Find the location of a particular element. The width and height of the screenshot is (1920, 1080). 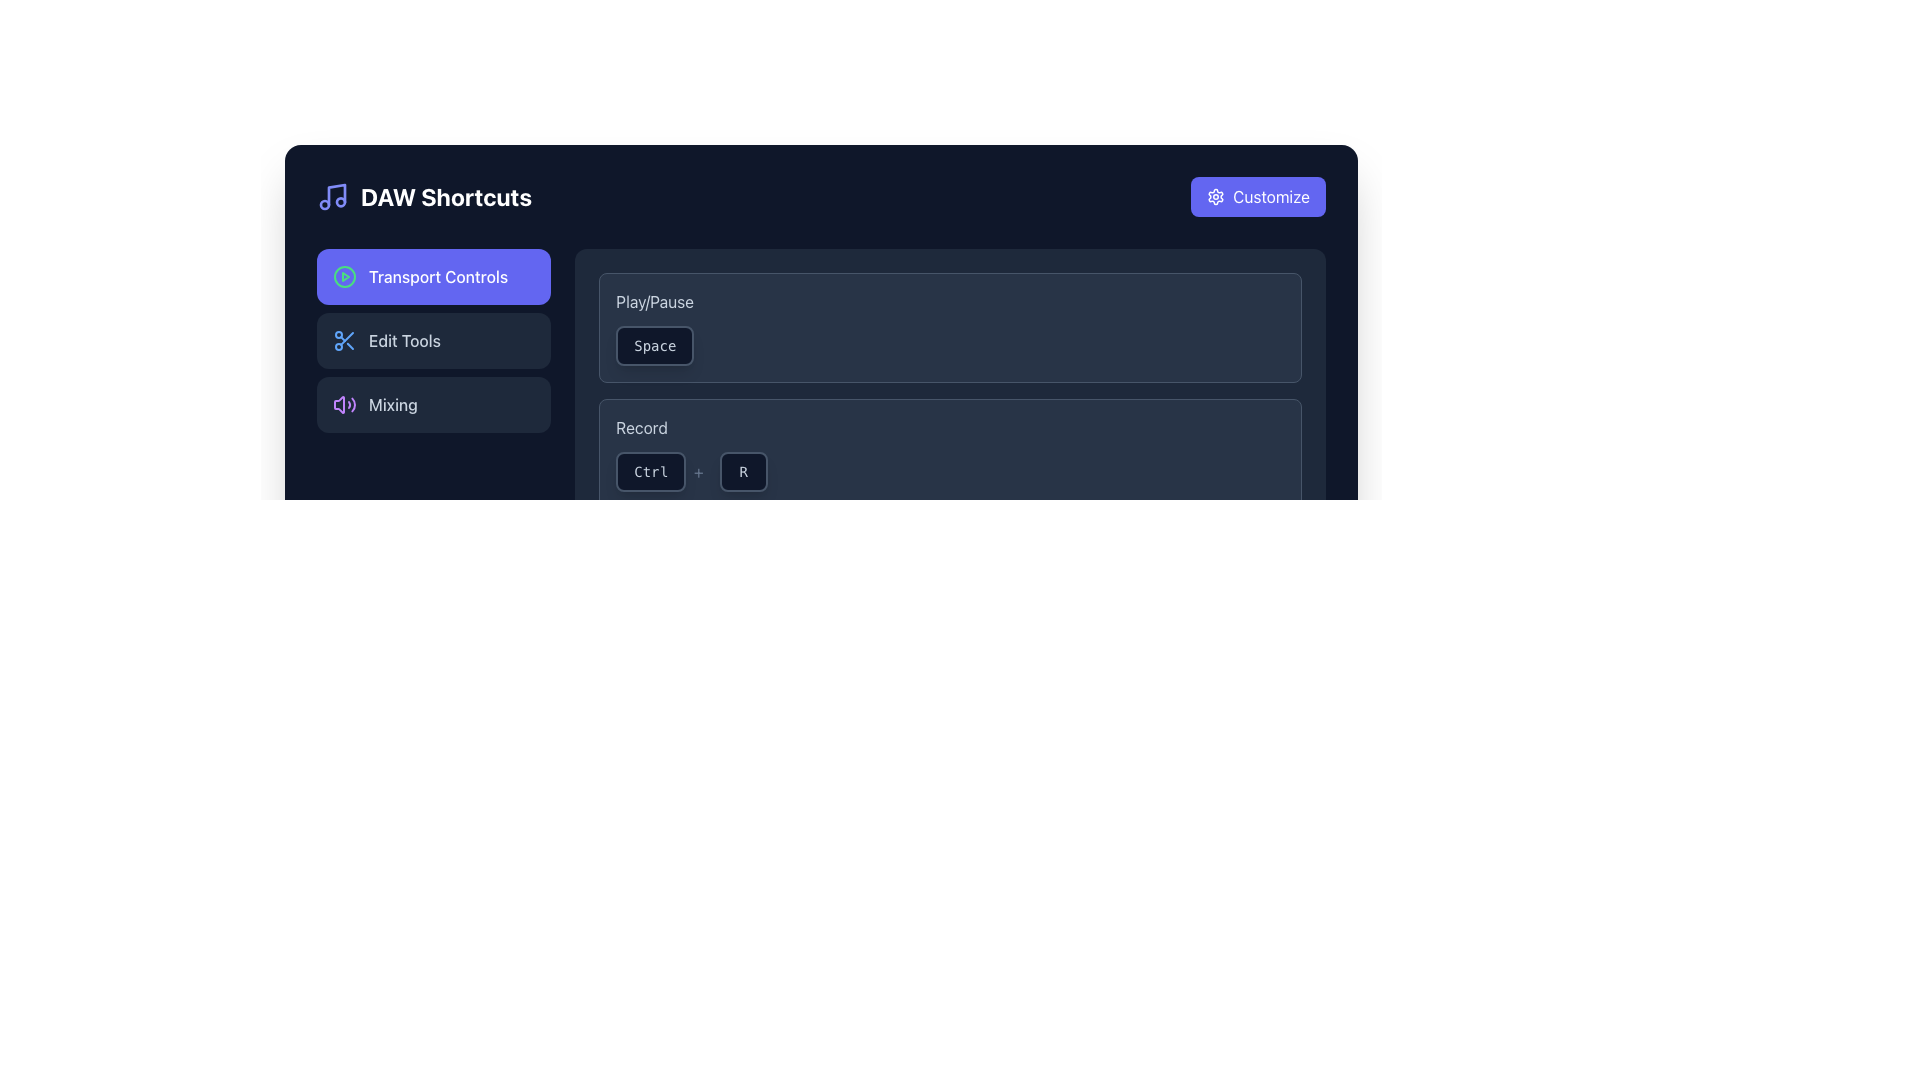

the purple speaker icon with sound waves in the sidebar menu is located at coordinates (339, 405).